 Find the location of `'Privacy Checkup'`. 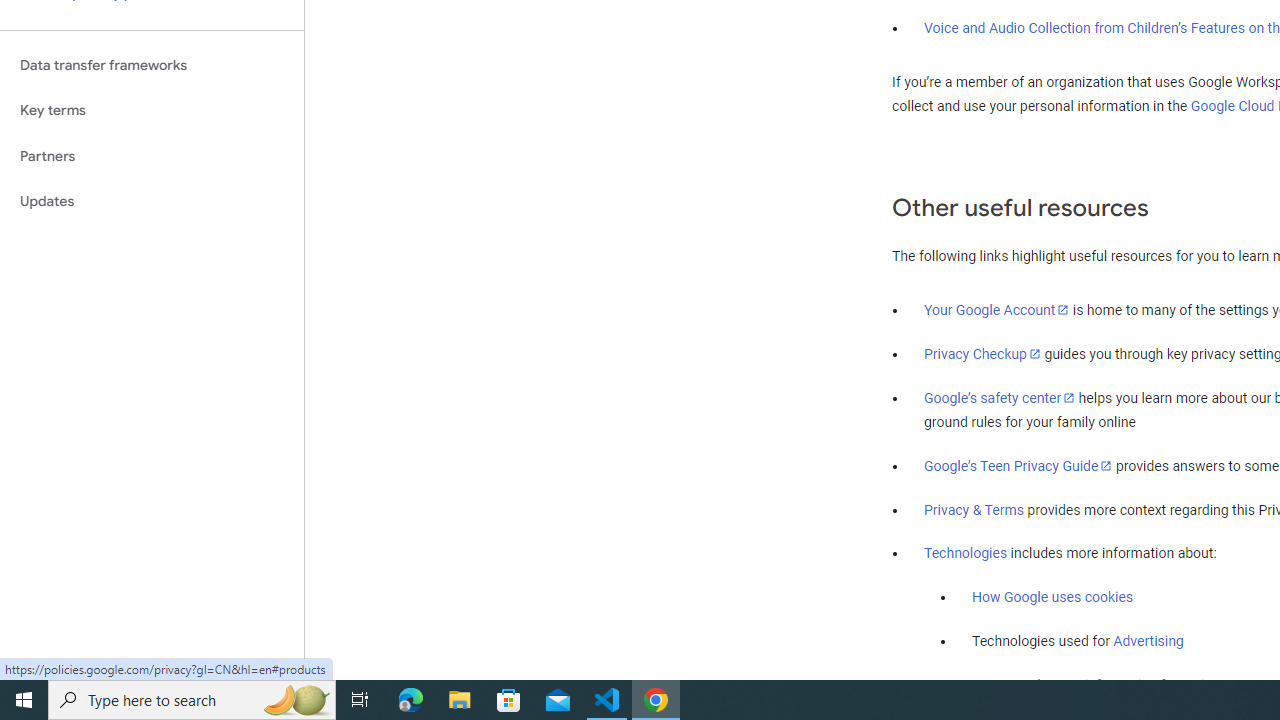

'Privacy Checkup' is located at coordinates (982, 352).